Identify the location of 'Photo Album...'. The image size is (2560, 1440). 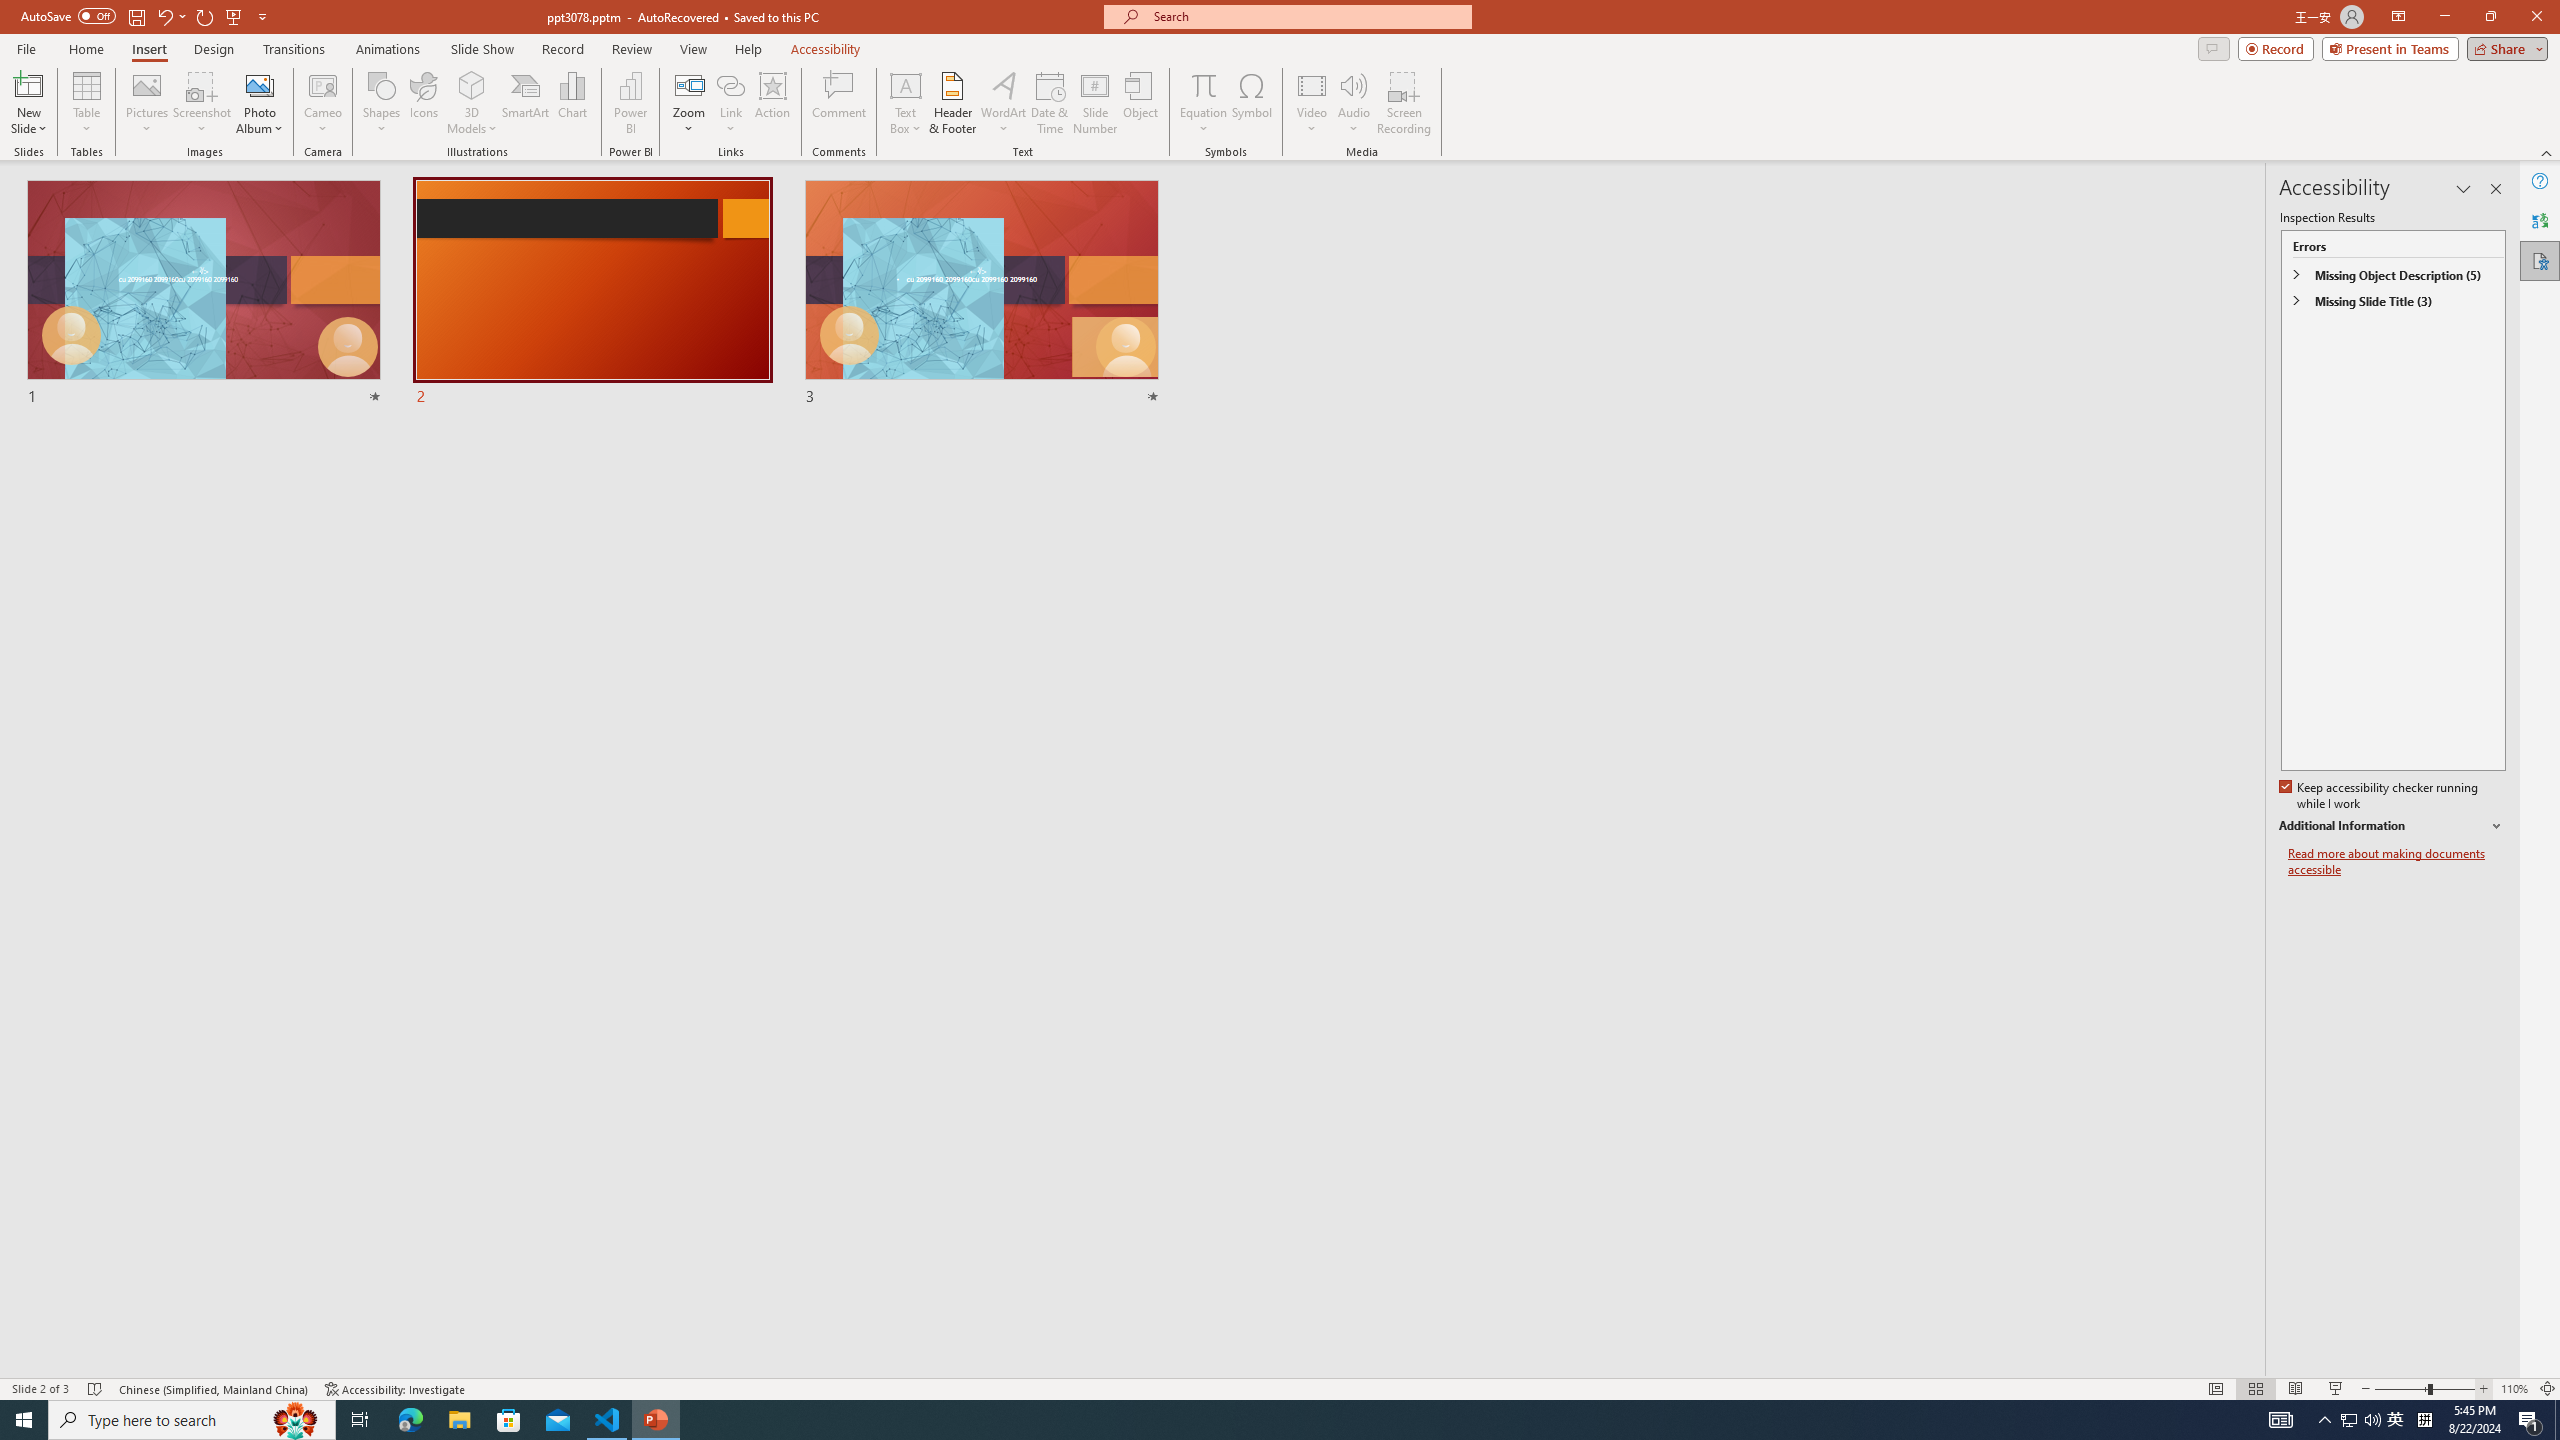
(258, 103).